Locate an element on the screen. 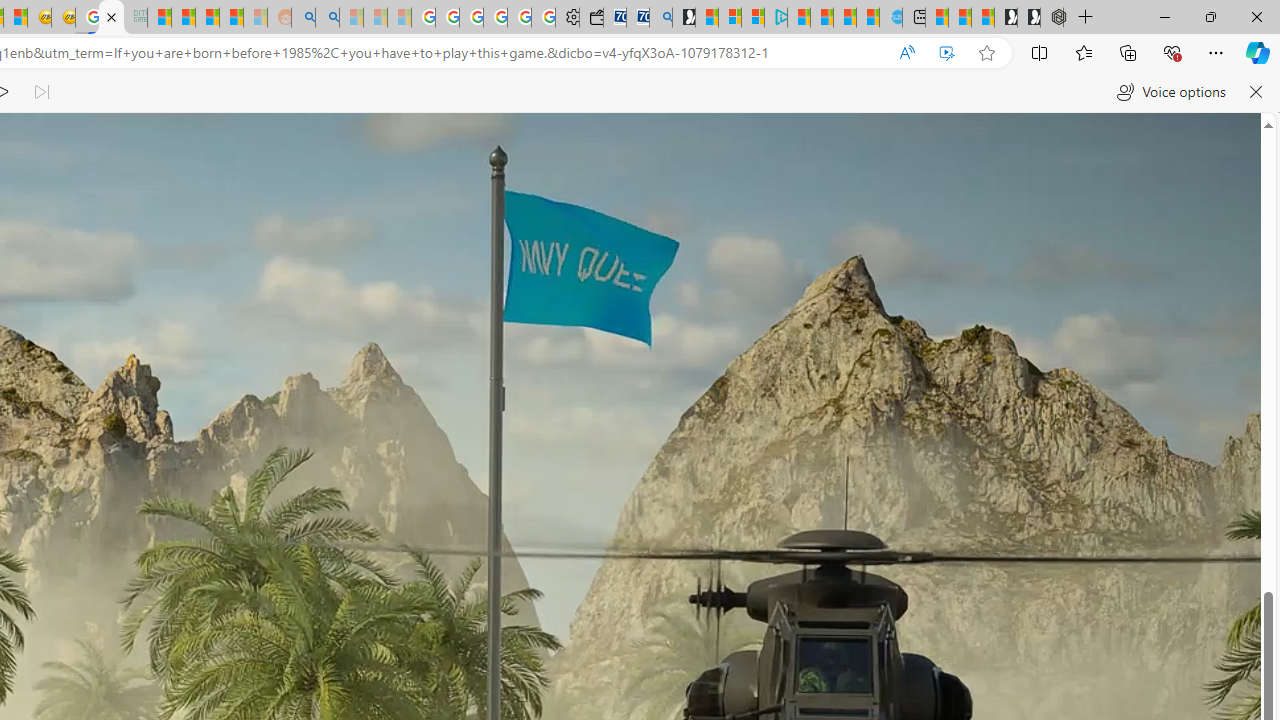 The width and height of the screenshot is (1280, 720). 'Close read aloud' is located at coordinates (1254, 92).